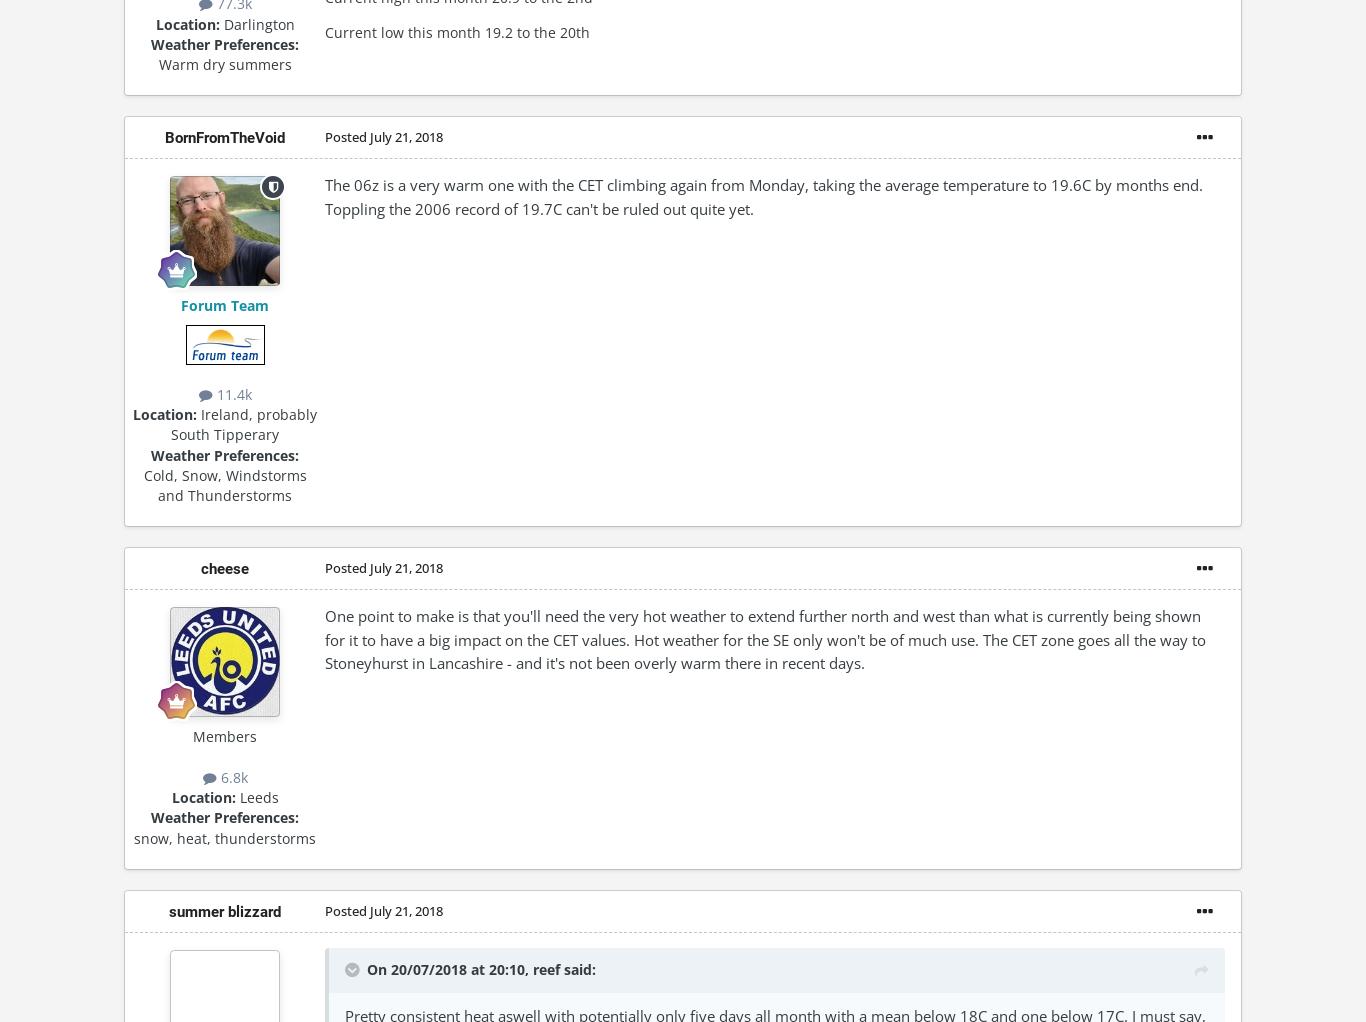 This screenshot has width=1366, height=1022. What do you see at coordinates (231, 777) in the screenshot?
I see `'6.8k'` at bounding box center [231, 777].